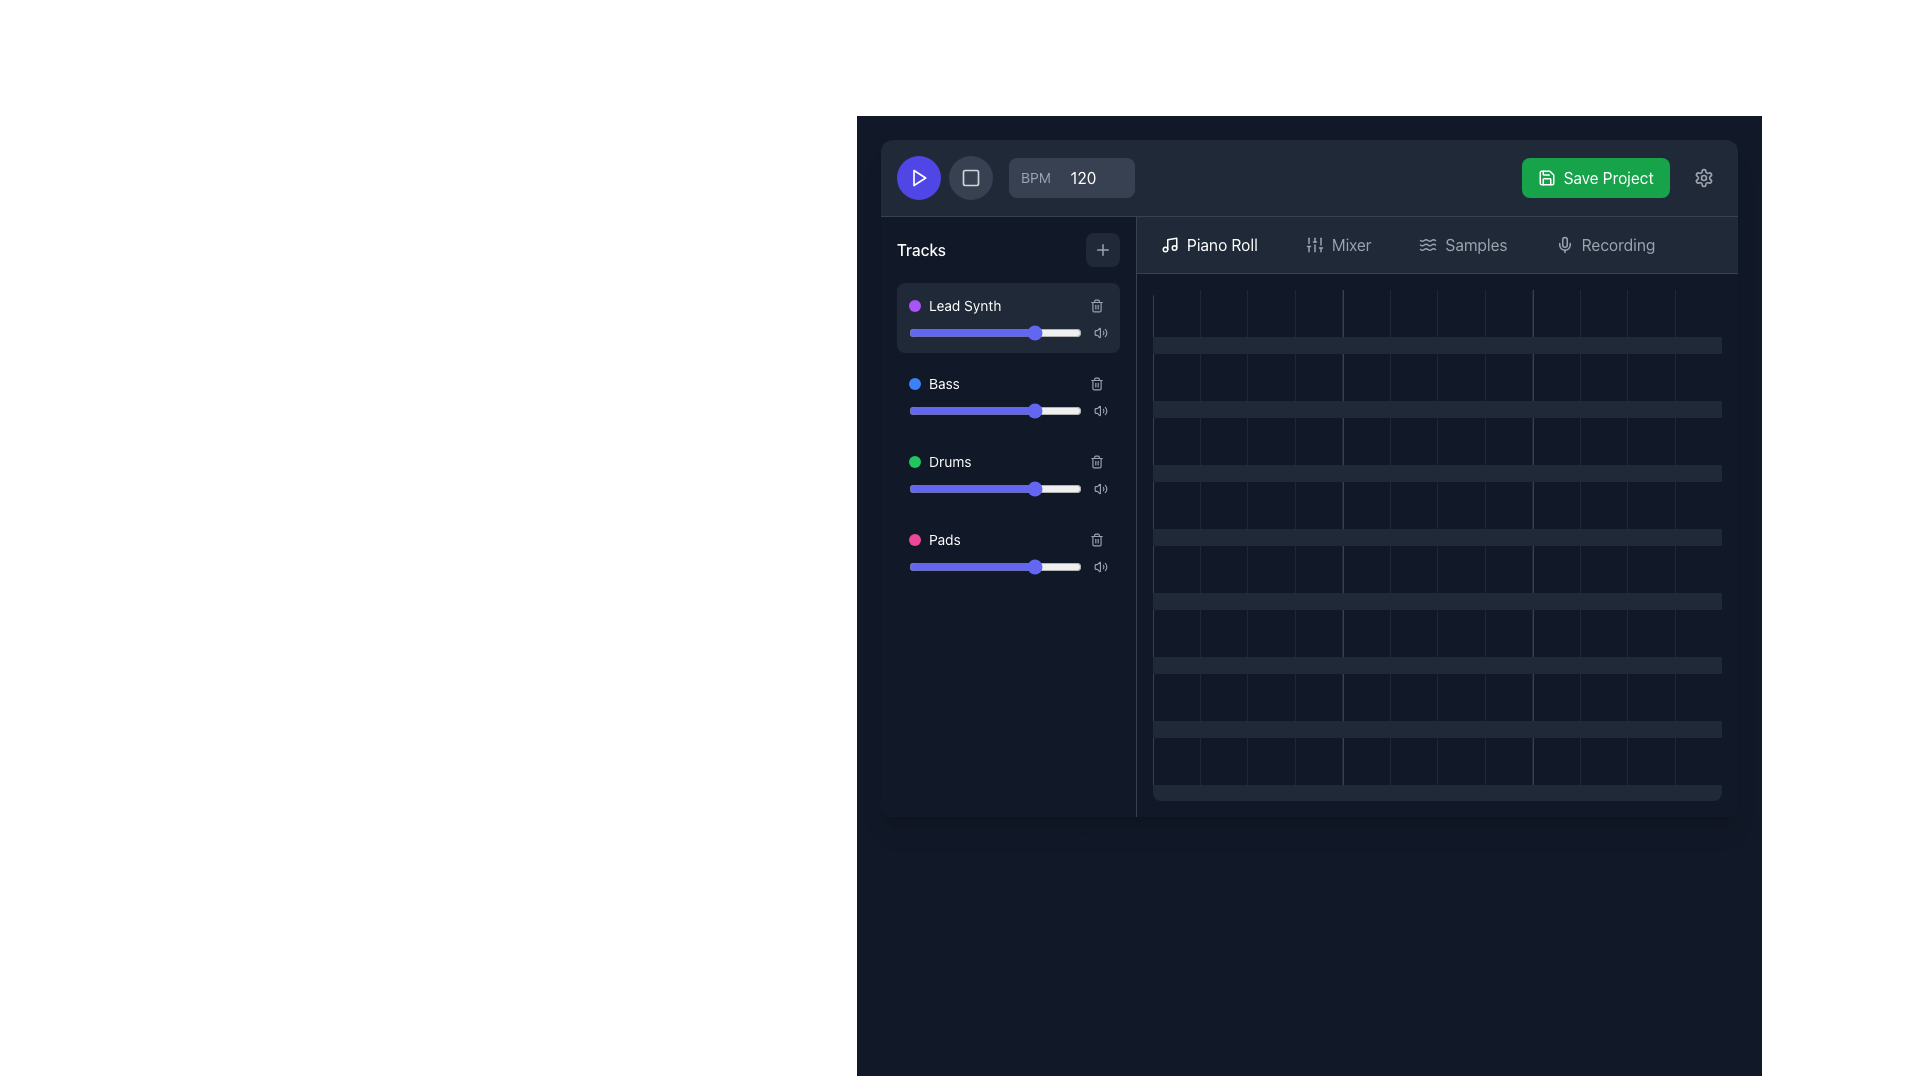 The image size is (1920, 1080). I want to click on the volume control icon for the 'Bass' track, so click(1096, 410).